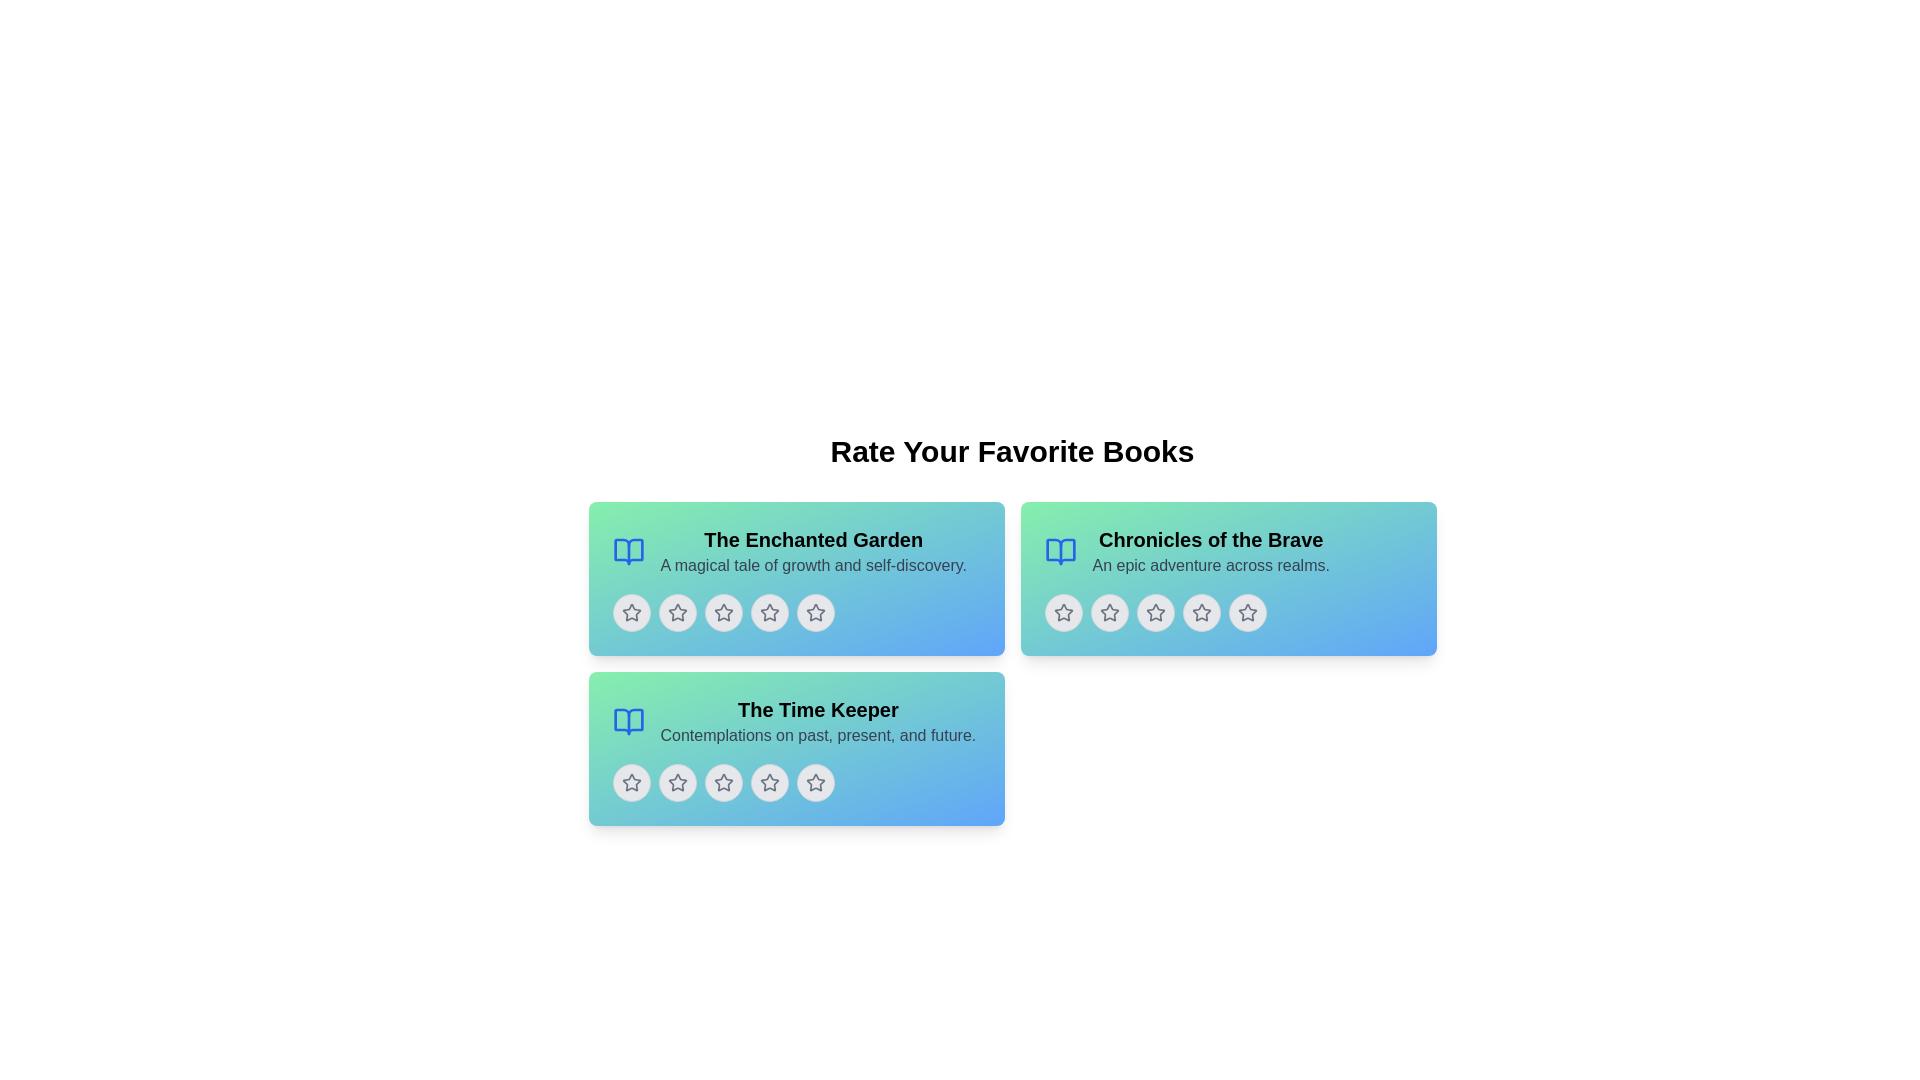 The height and width of the screenshot is (1080, 1920). What do you see at coordinates (795, 748) in the screenshot?
I see `the star icons in the card component for 'The Time Keeper'` at bounding box center [795, 748].